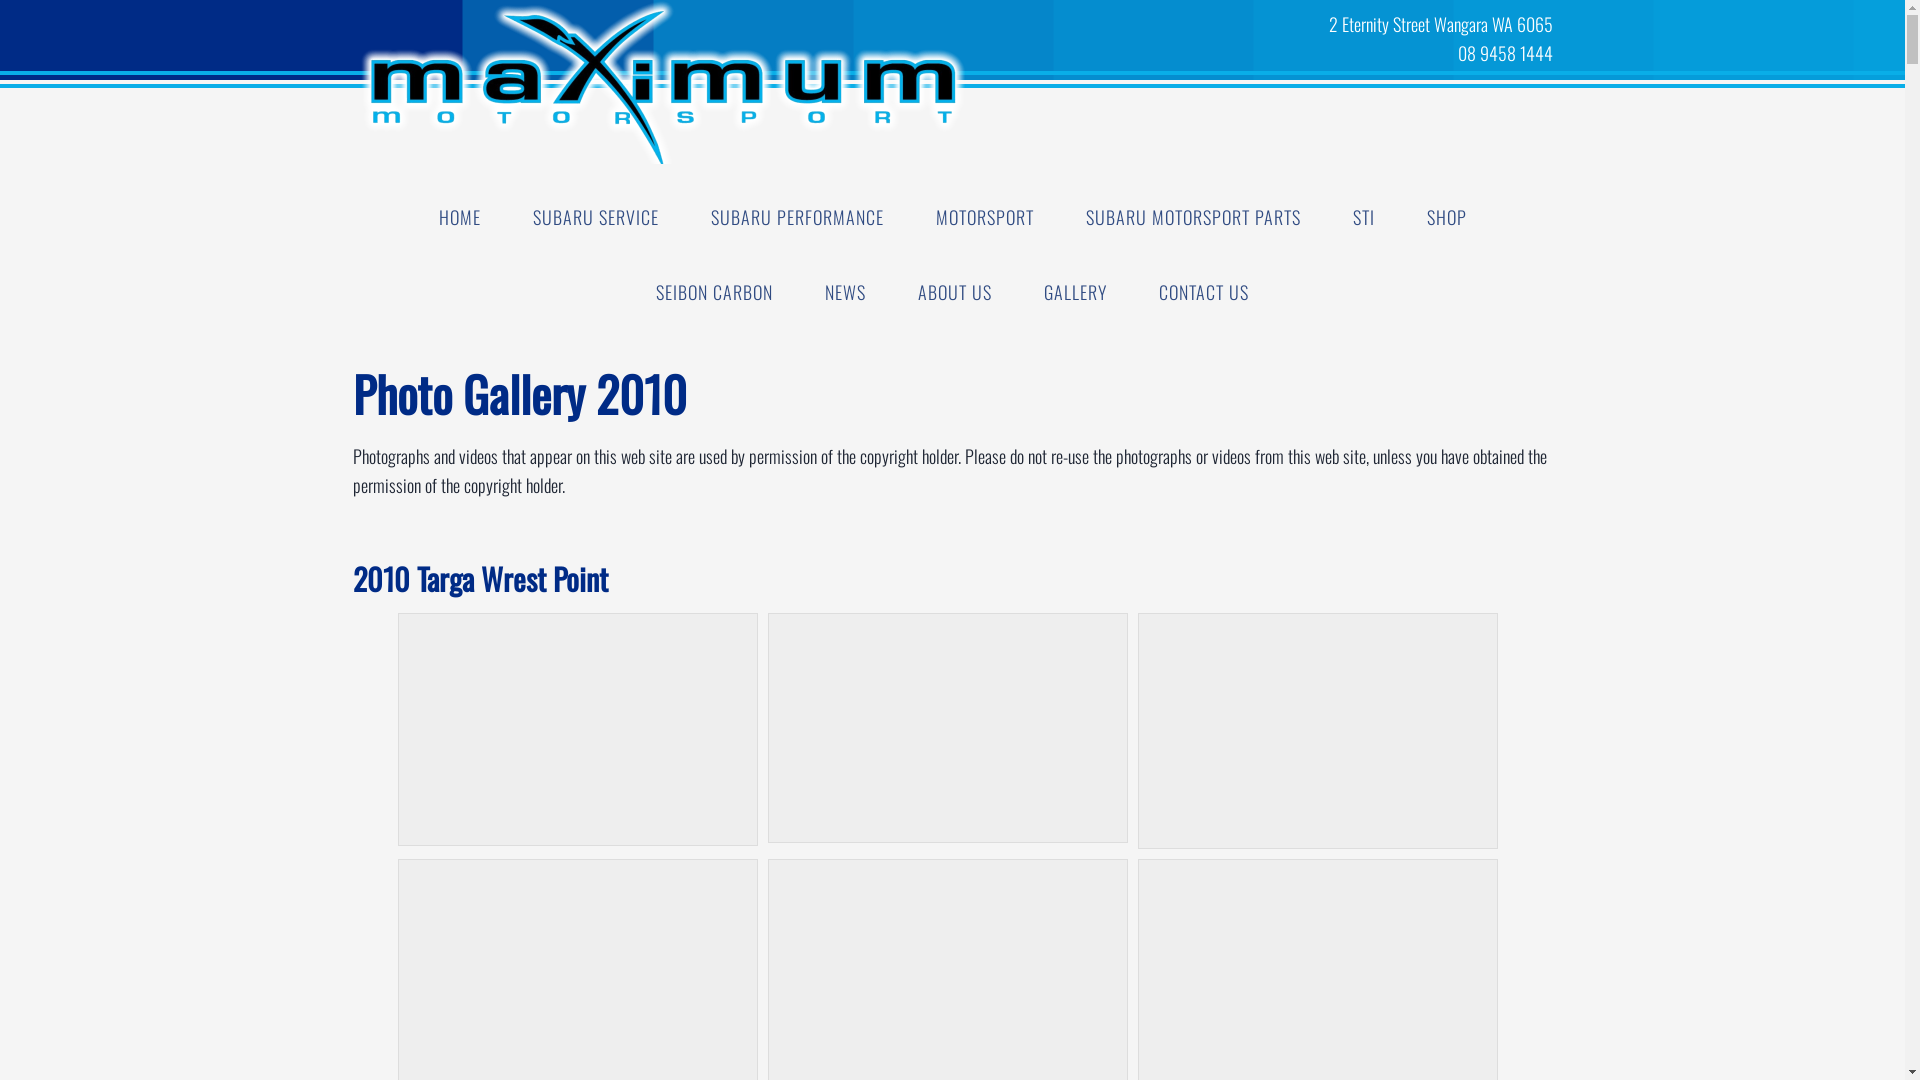  What do you see at coordinates (458, 217) in the screenshot?
I see `'HOME'` at bounding box center [458, 217].